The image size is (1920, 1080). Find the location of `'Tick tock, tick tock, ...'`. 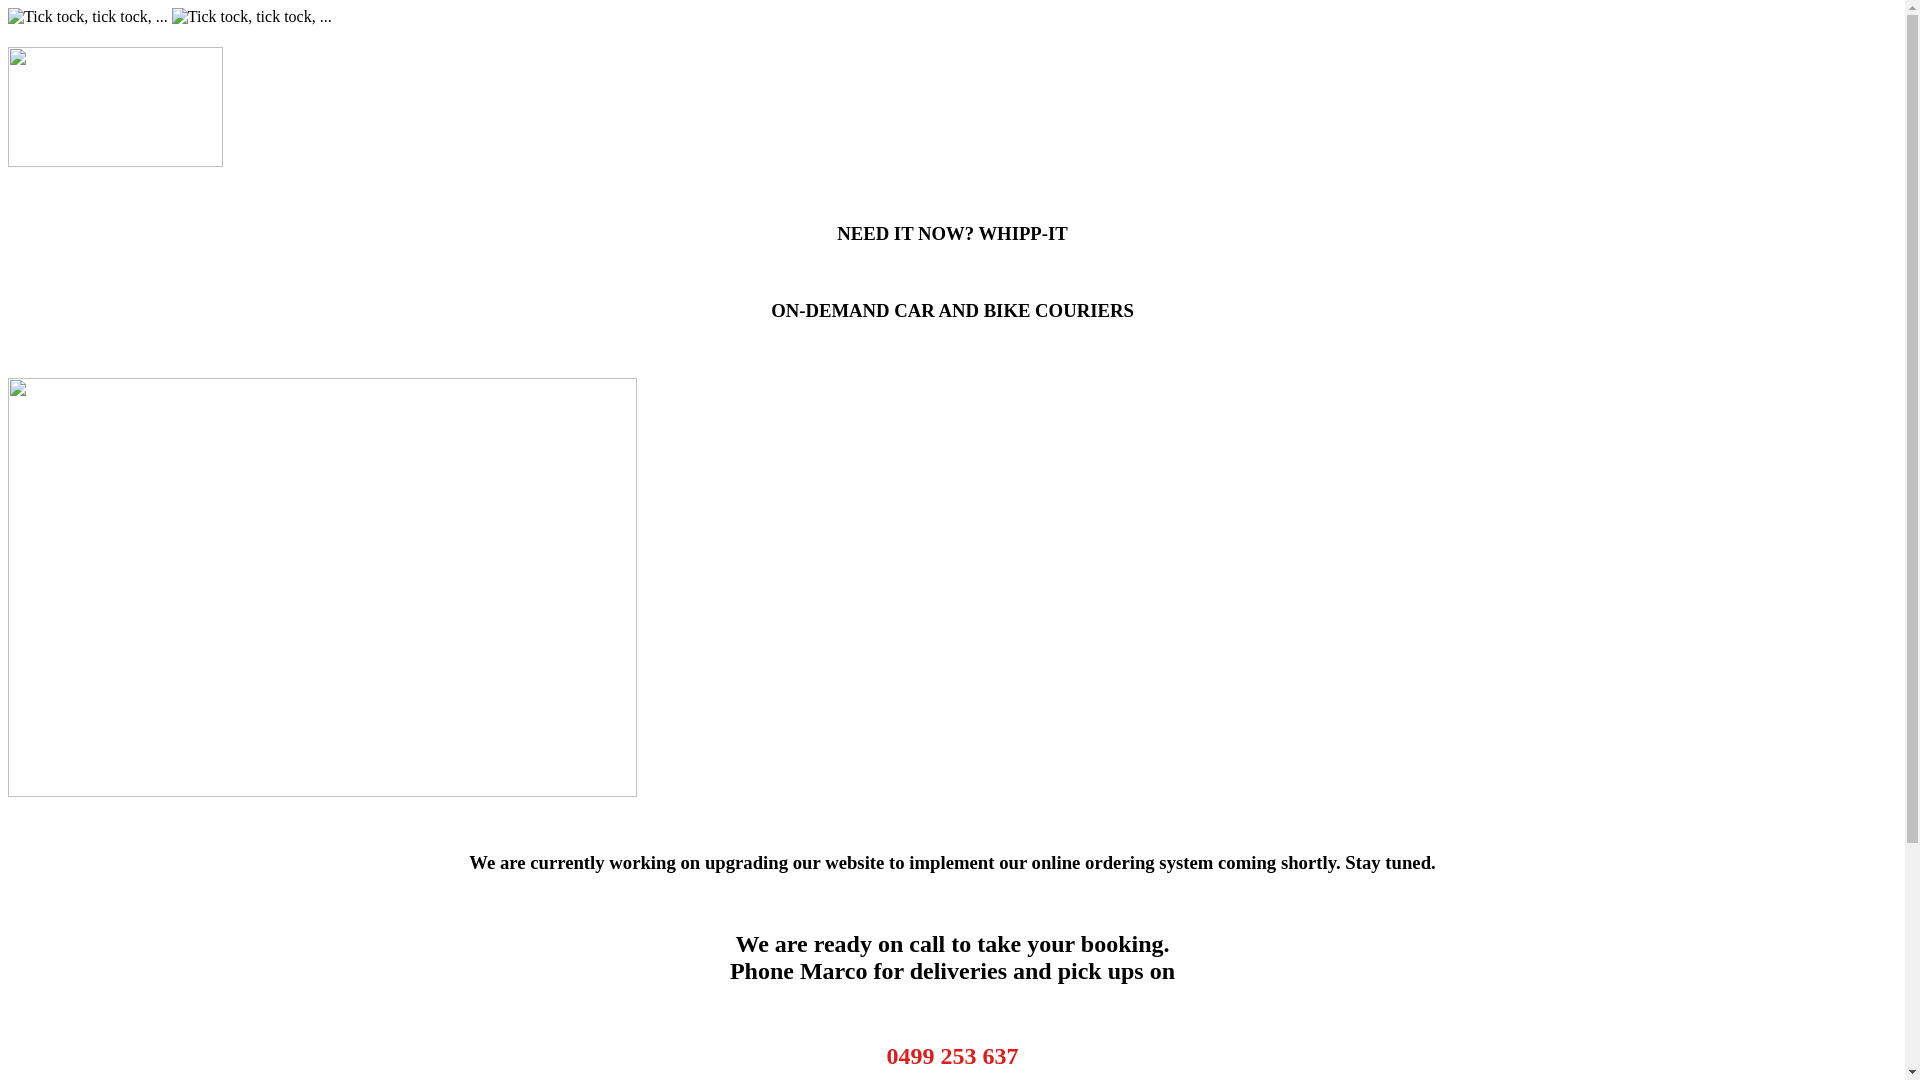

'Tick tock, tick tock, ...' is located at coordinates (86, 16).